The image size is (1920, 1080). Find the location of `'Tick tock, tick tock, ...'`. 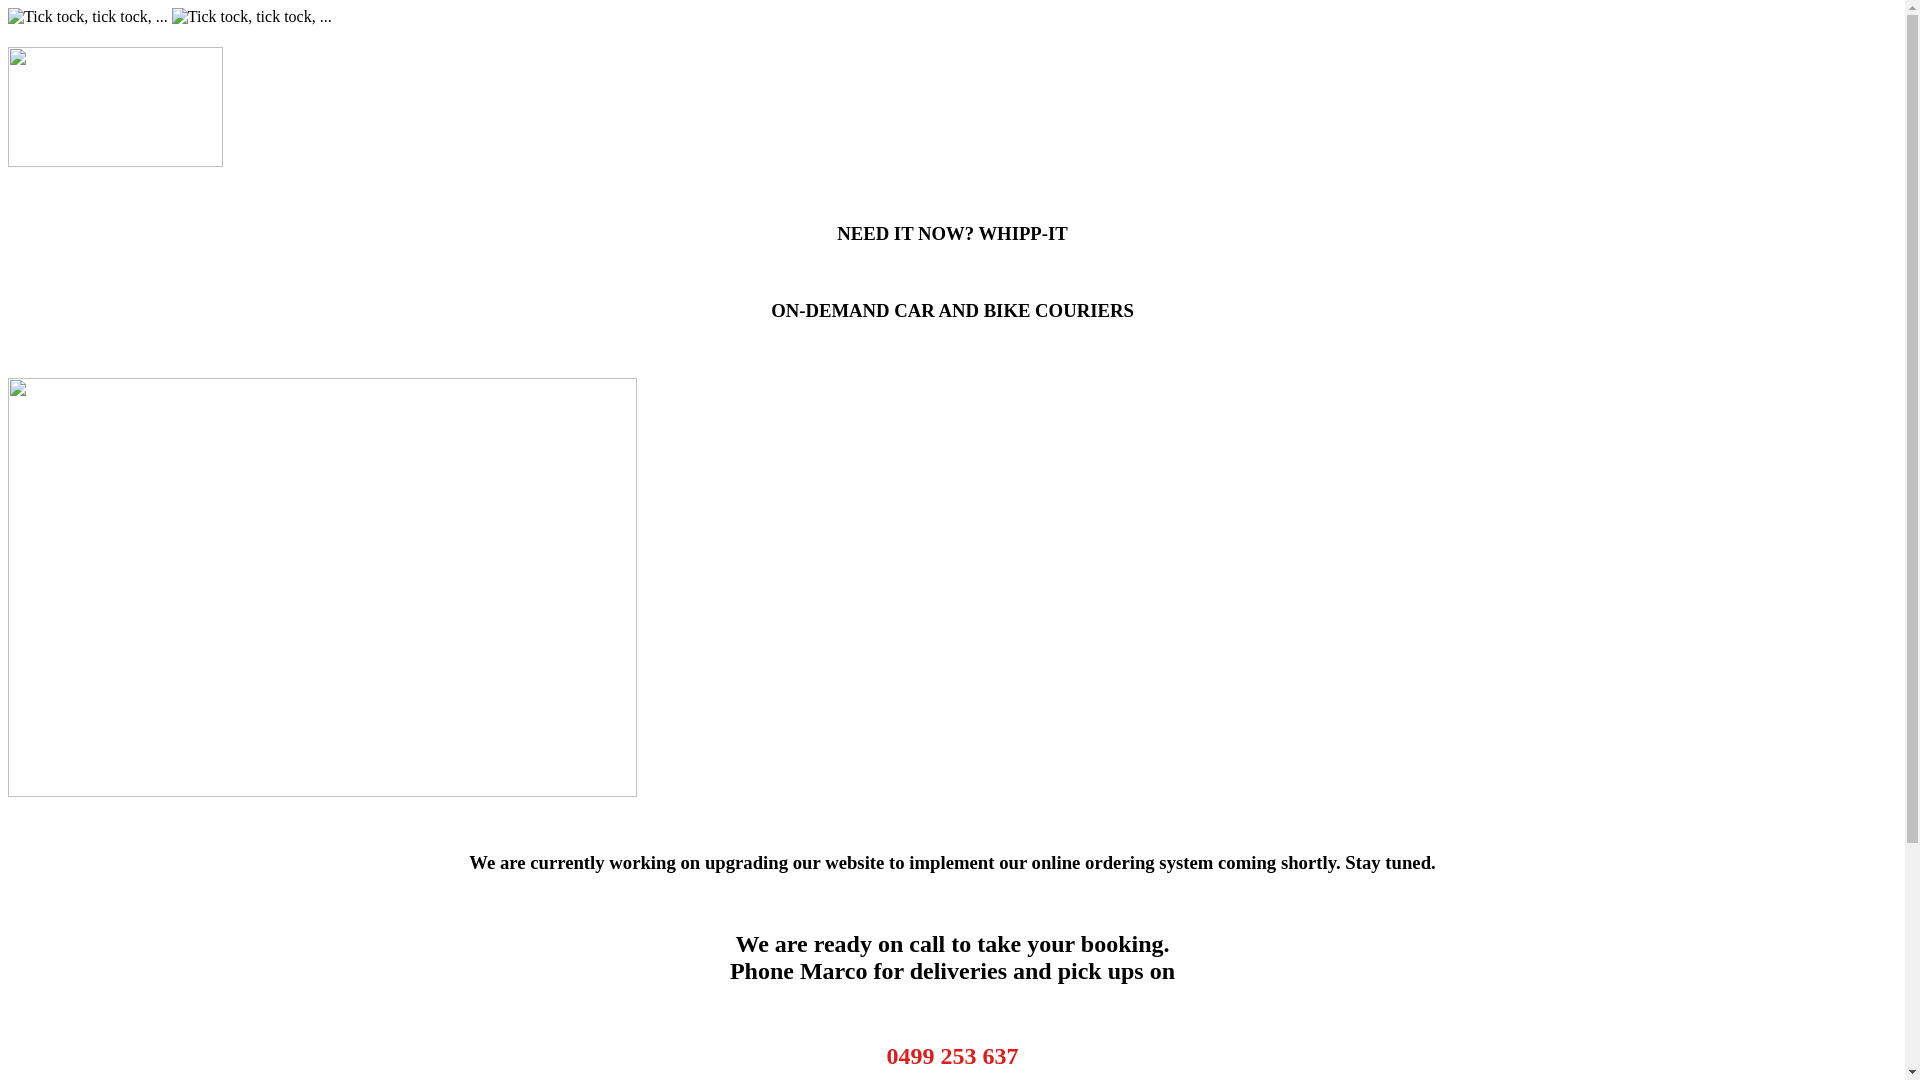

'Tick tock, tick tock, ...' is located at coordinates (86, 16).